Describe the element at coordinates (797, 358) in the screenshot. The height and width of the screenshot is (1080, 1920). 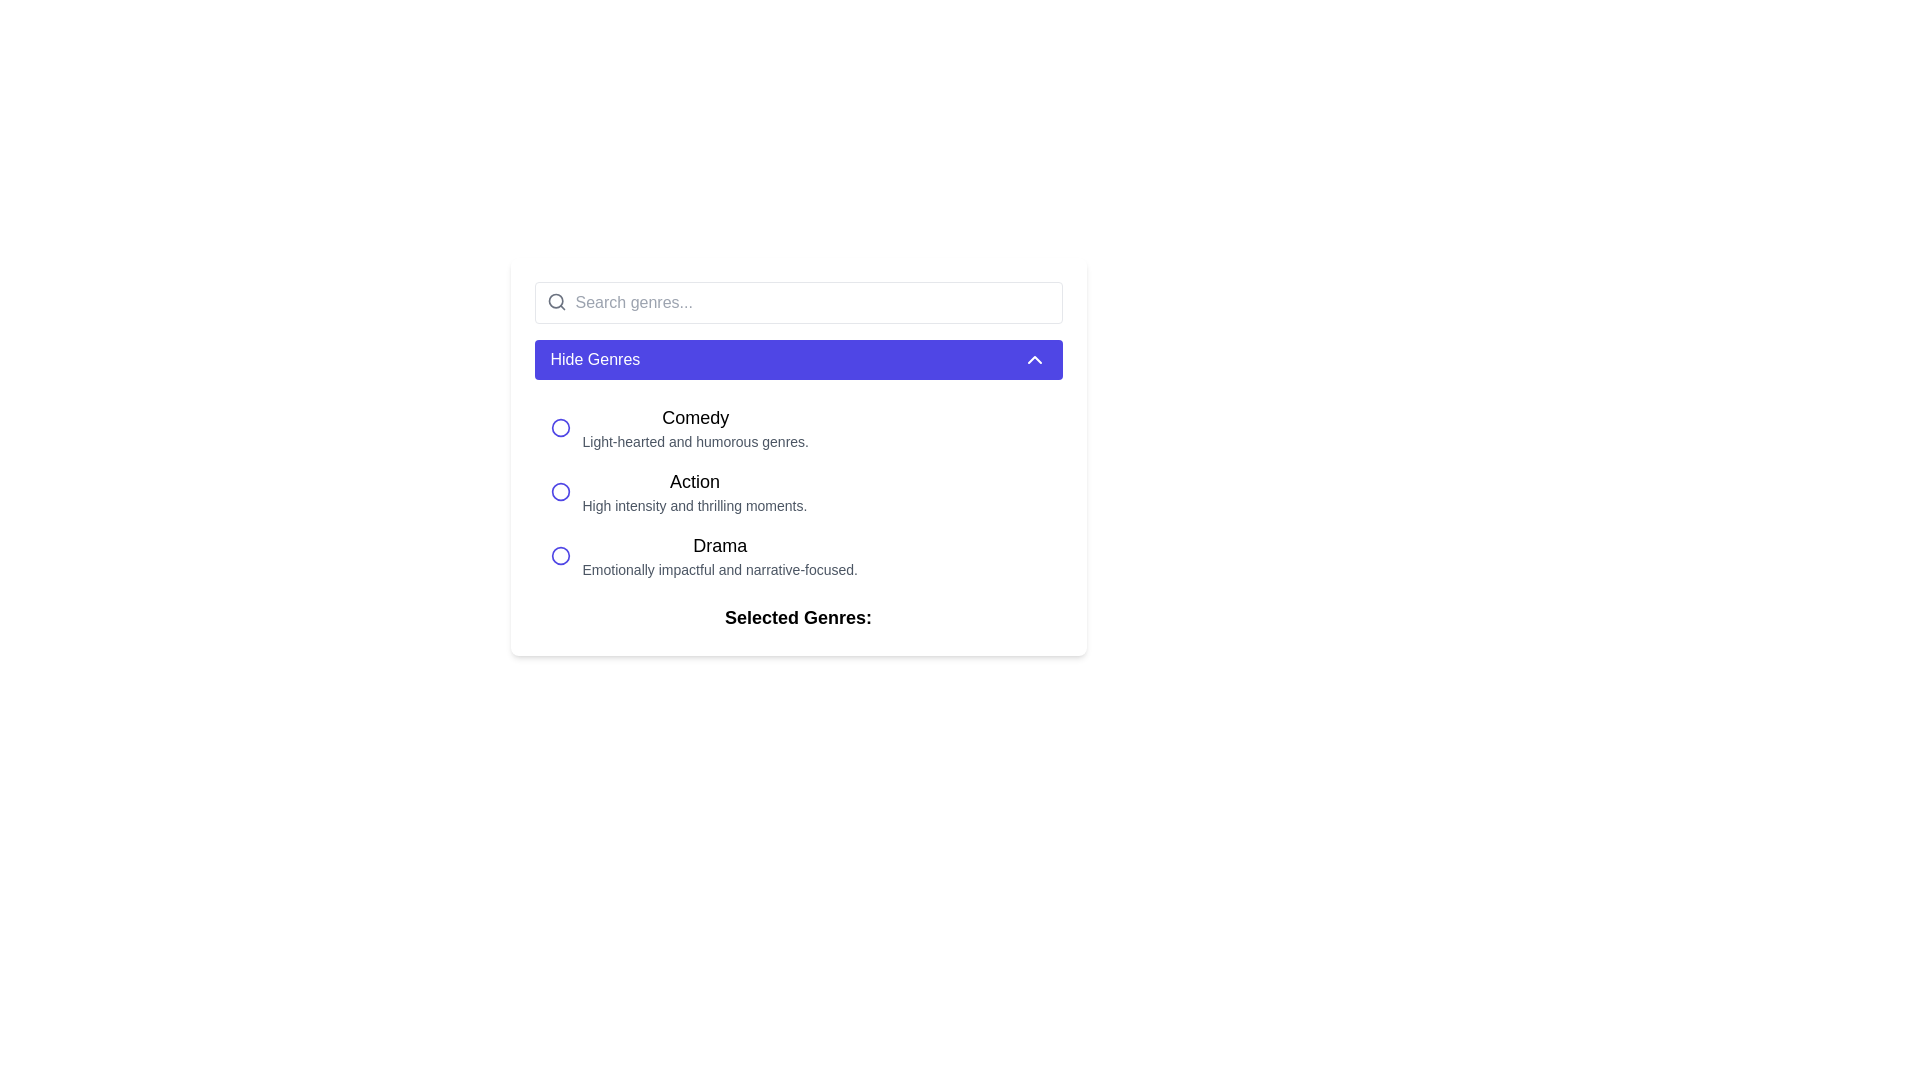
I see `the interactive button located below the search input field` at that location.